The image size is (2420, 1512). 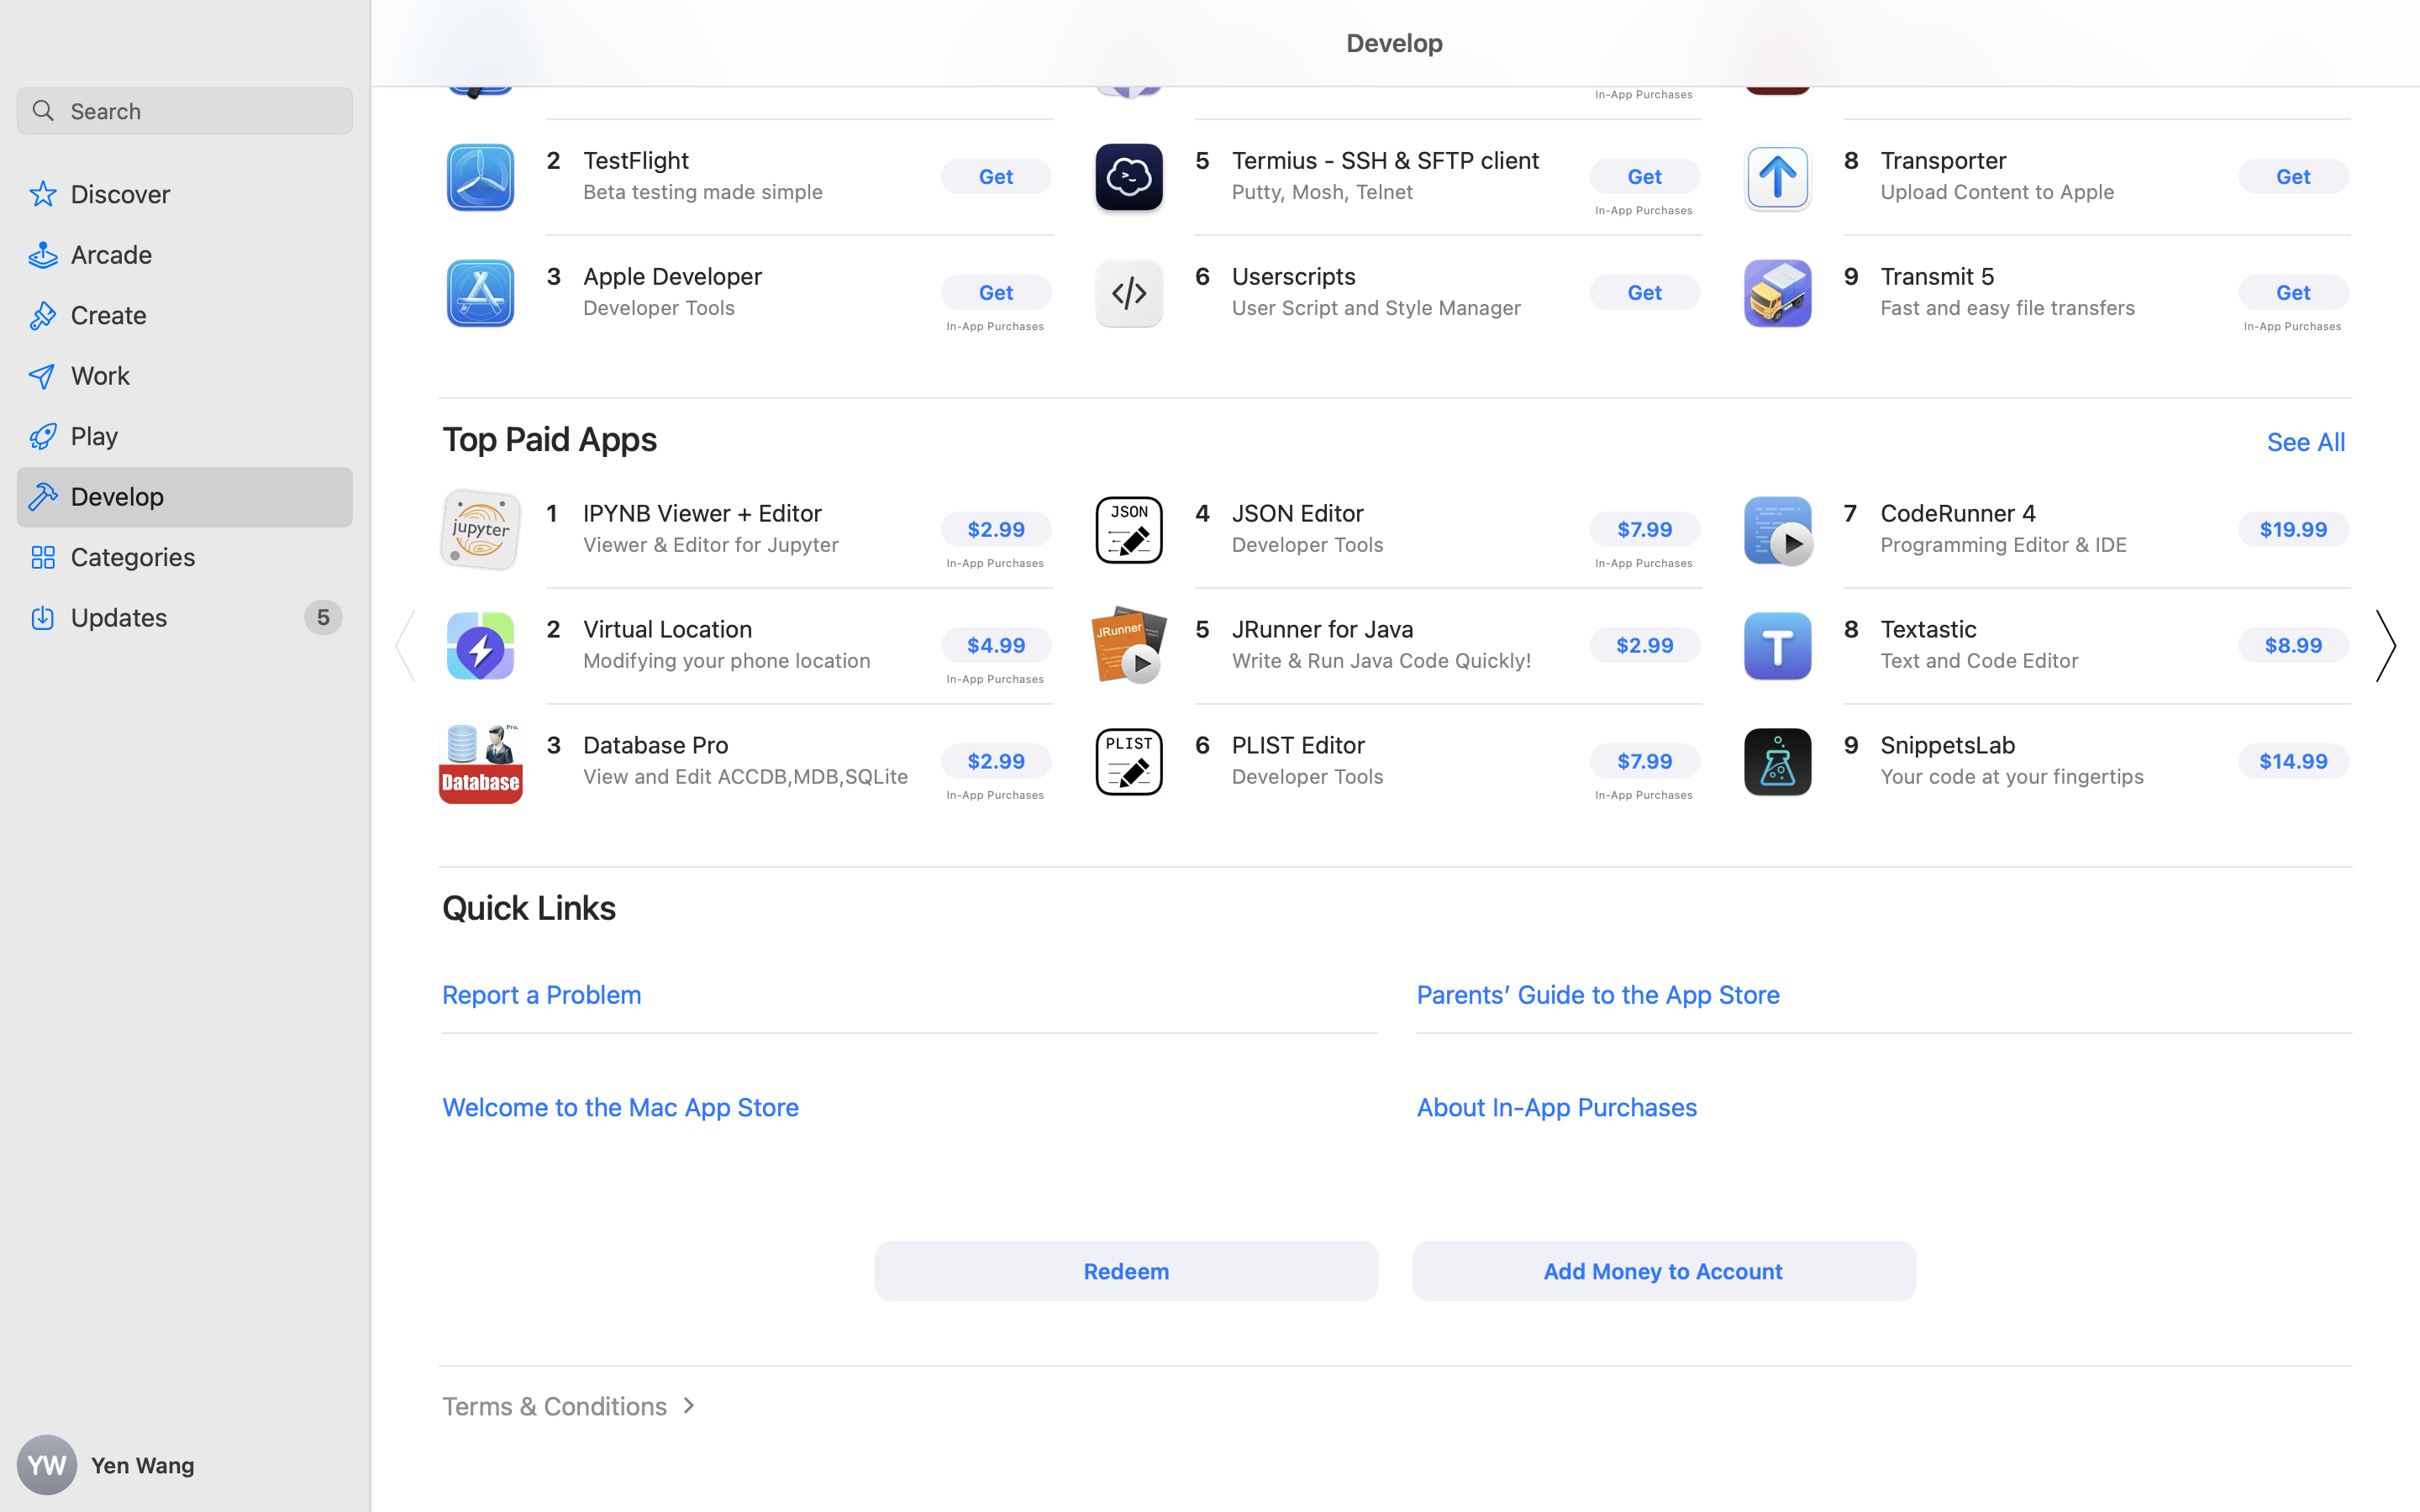 I want to click on 'Yen Wang', so click(x=185, y=1465).